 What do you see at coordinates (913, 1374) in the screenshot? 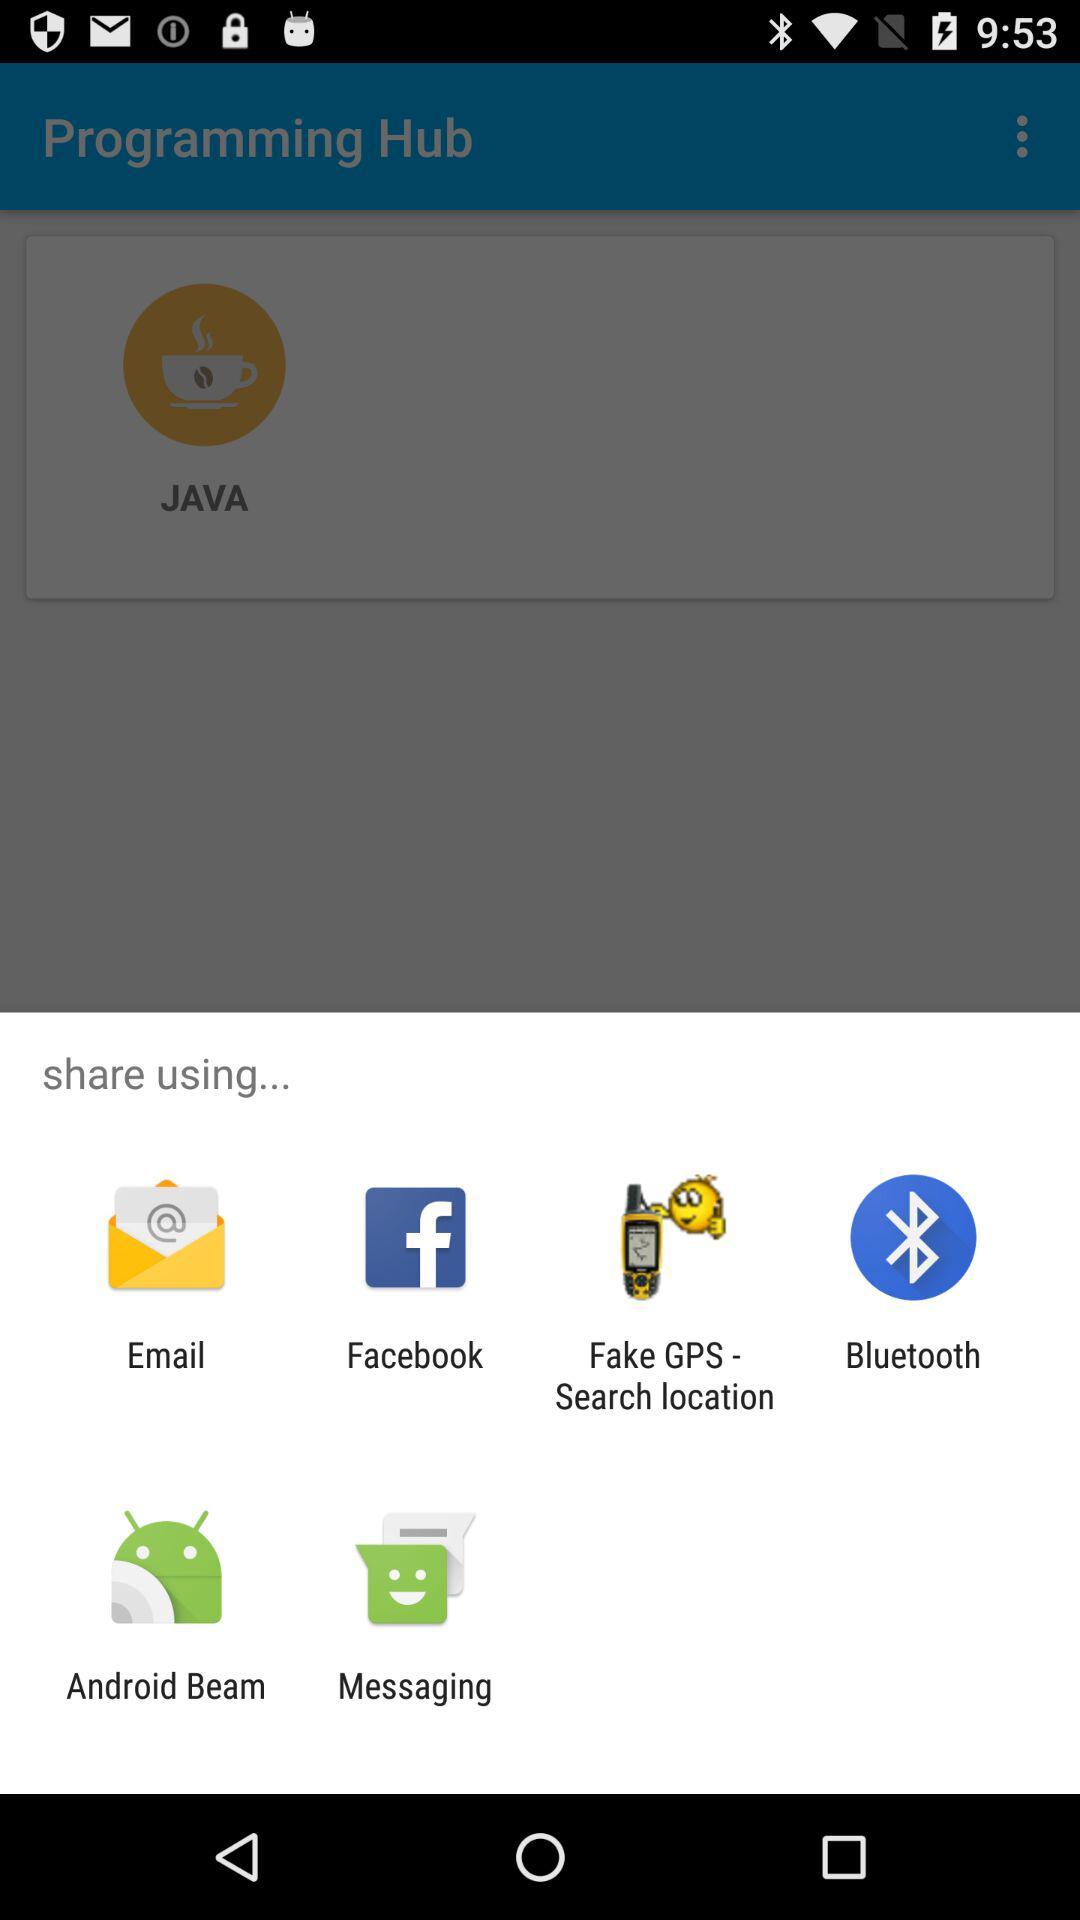
I see `bluetooth` at bounding box center [913, 1374].